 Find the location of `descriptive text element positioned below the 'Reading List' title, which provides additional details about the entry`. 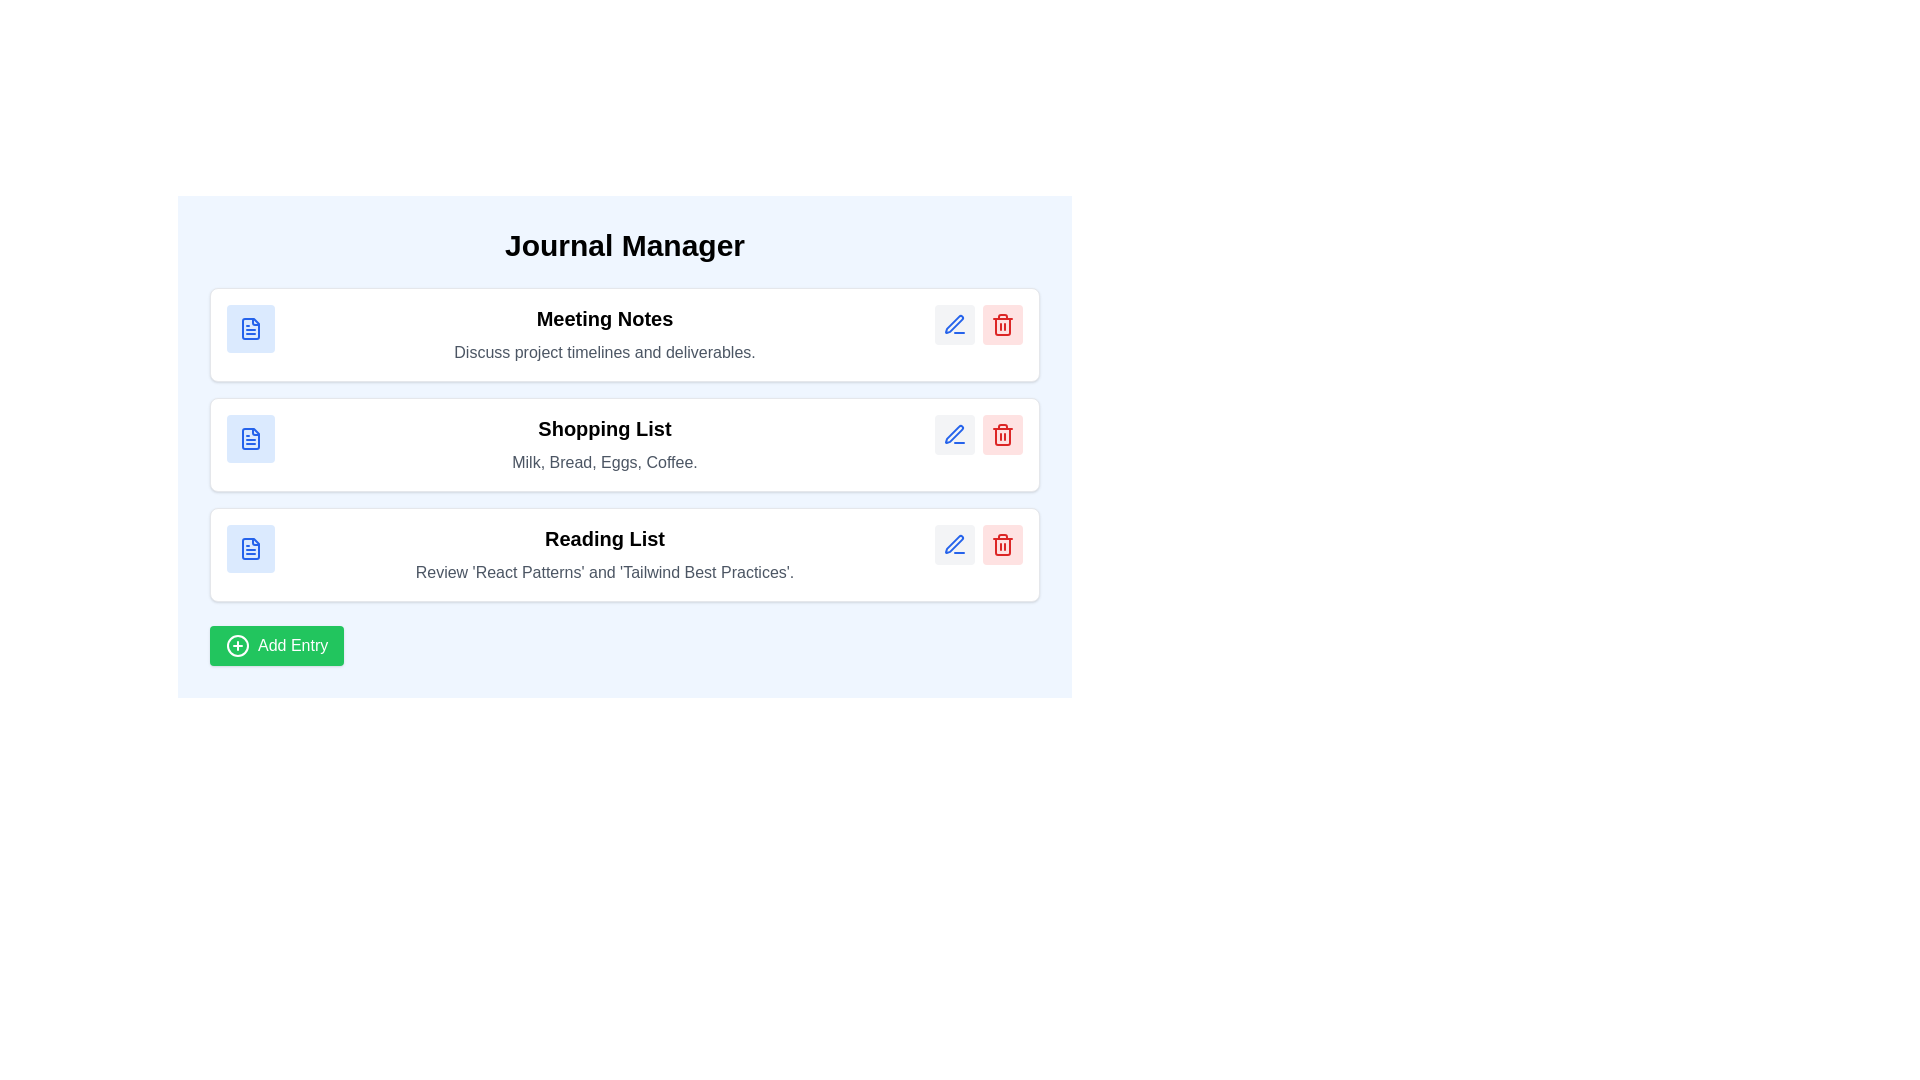

descriptive text element positioned below the 'Reading List' title, which provides additional details about the entry is located at coordinates (603, 573).